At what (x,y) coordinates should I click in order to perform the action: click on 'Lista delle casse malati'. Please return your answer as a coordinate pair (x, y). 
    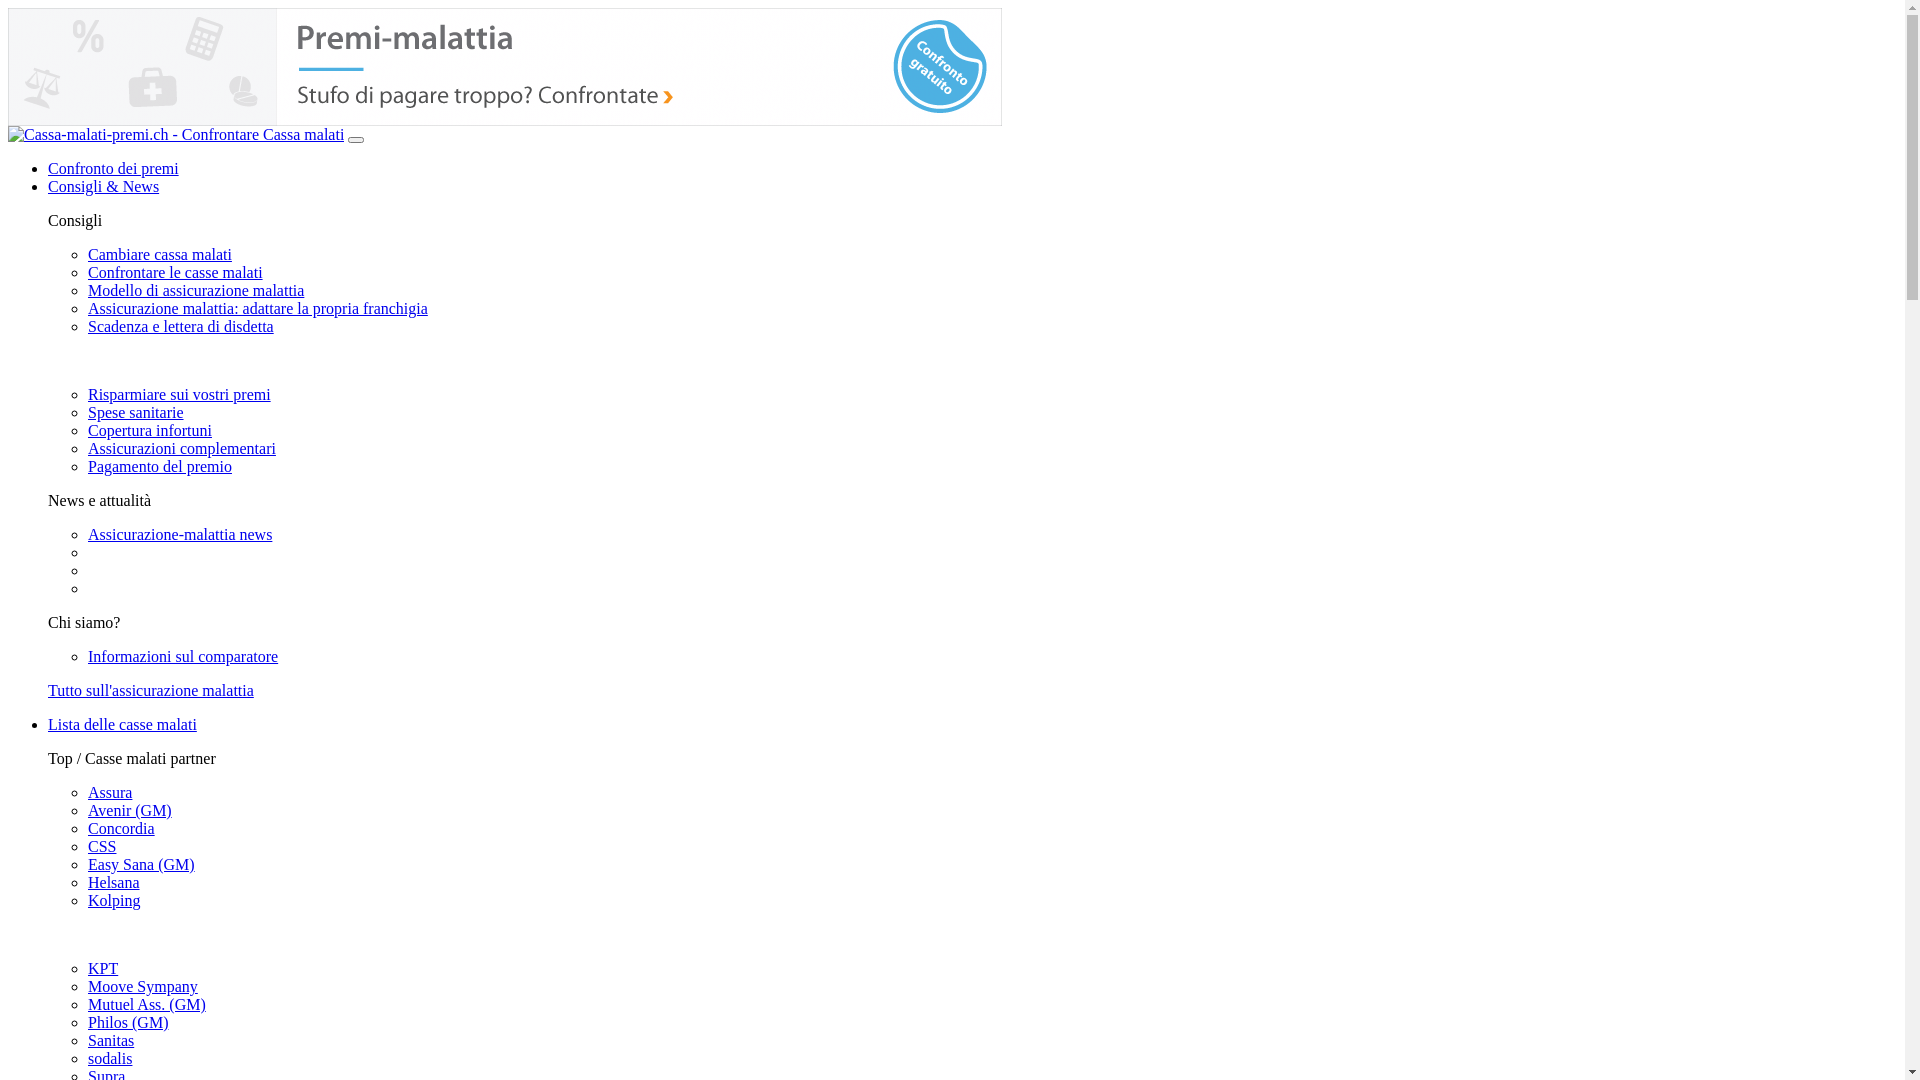
    Looking at the image, I should click on (121, 724).